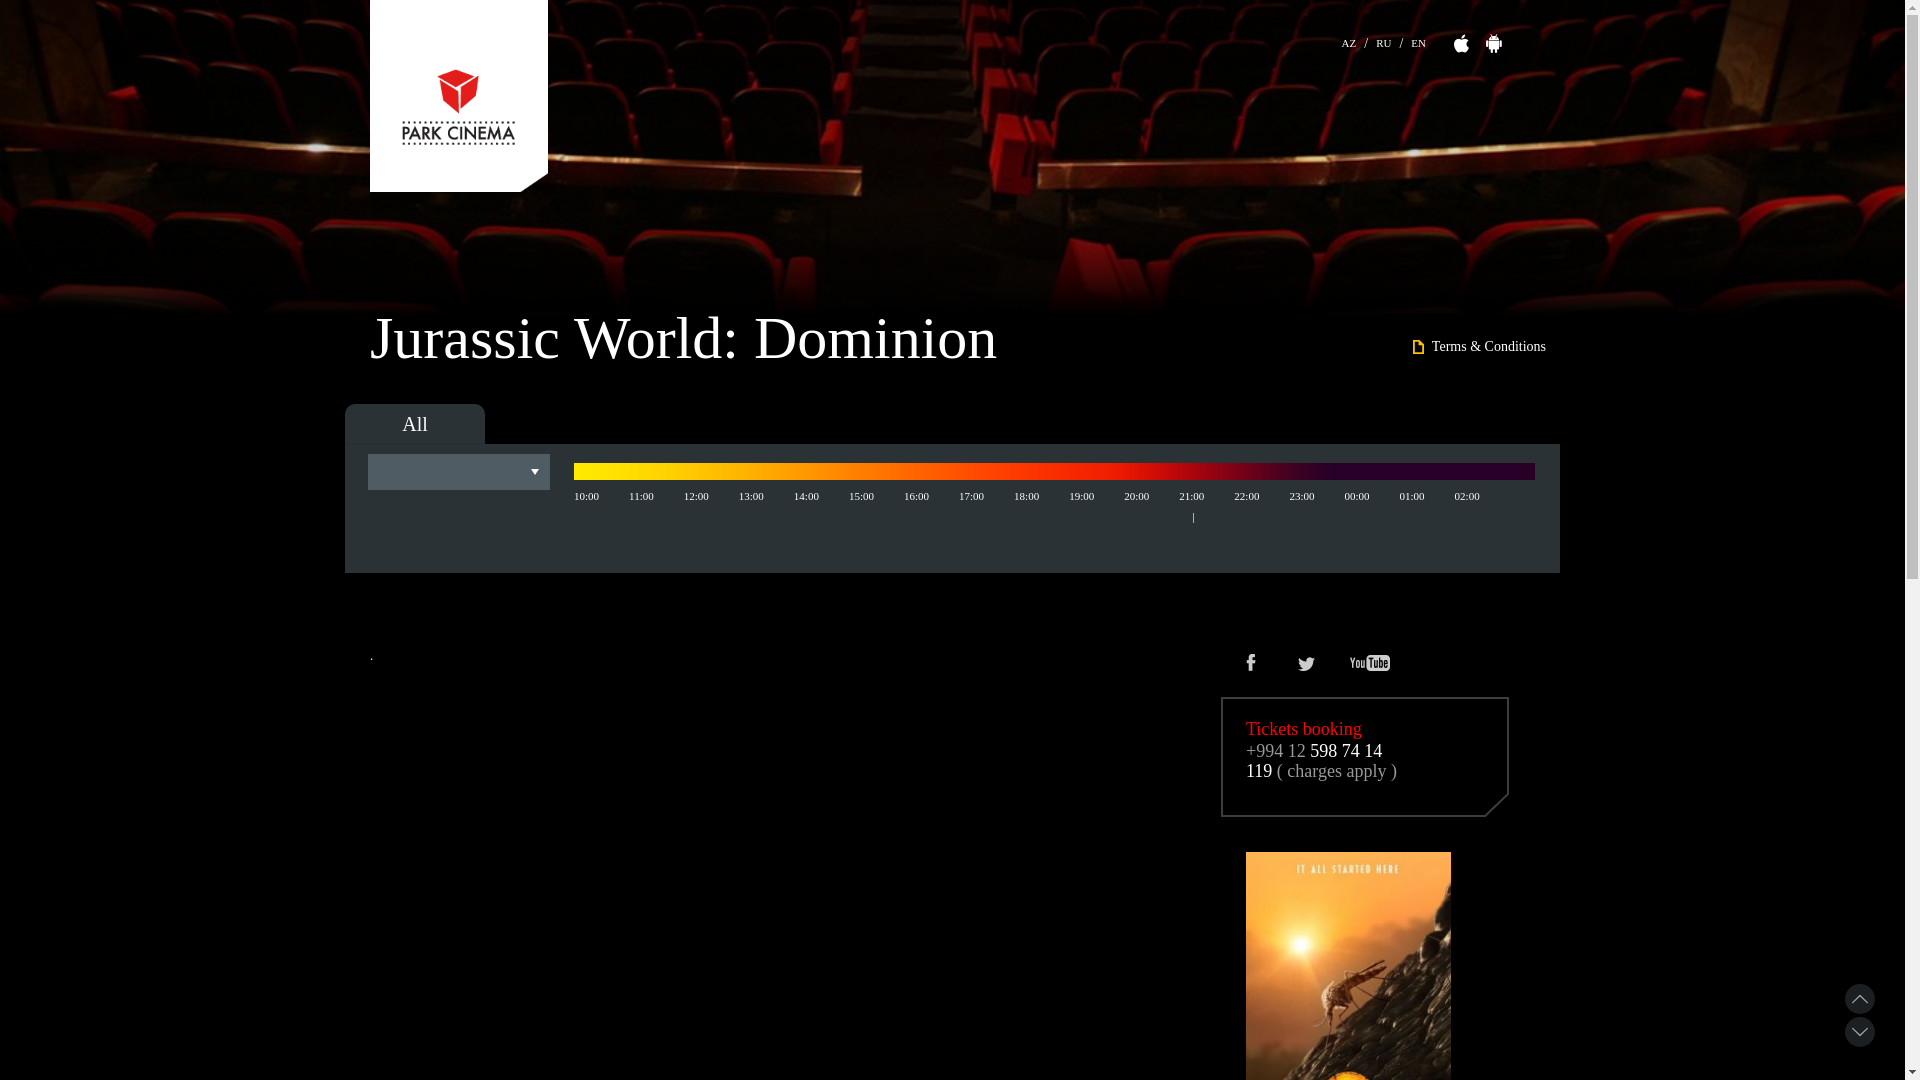  I want to click on 'EN', so click(1417, 40).